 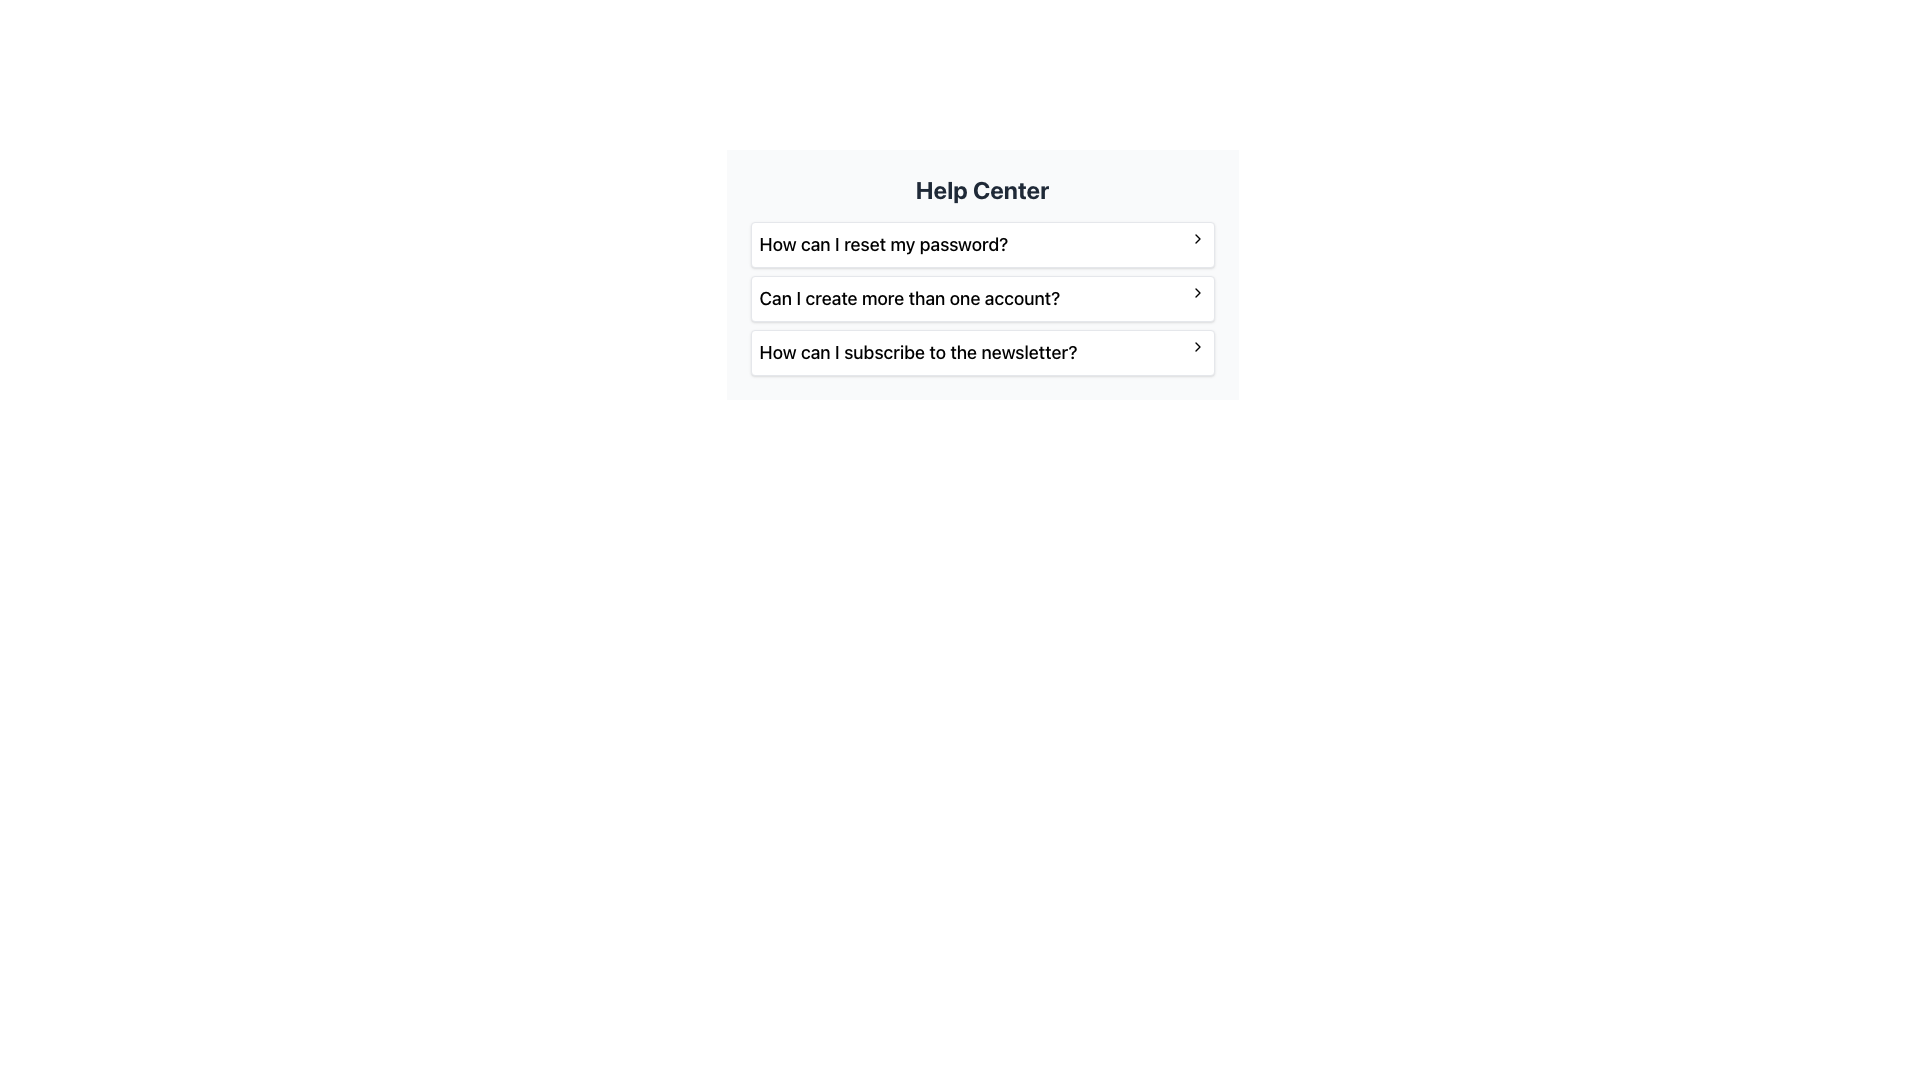 What do you see at coordinates (1197, 346) in the screenshot?
I see `the downward-facing chevron icon at the right end of the row containing the text 'How can I subscribe to the newsletter?' for a tooltip or visual response` at bounding box center [1197, 346].